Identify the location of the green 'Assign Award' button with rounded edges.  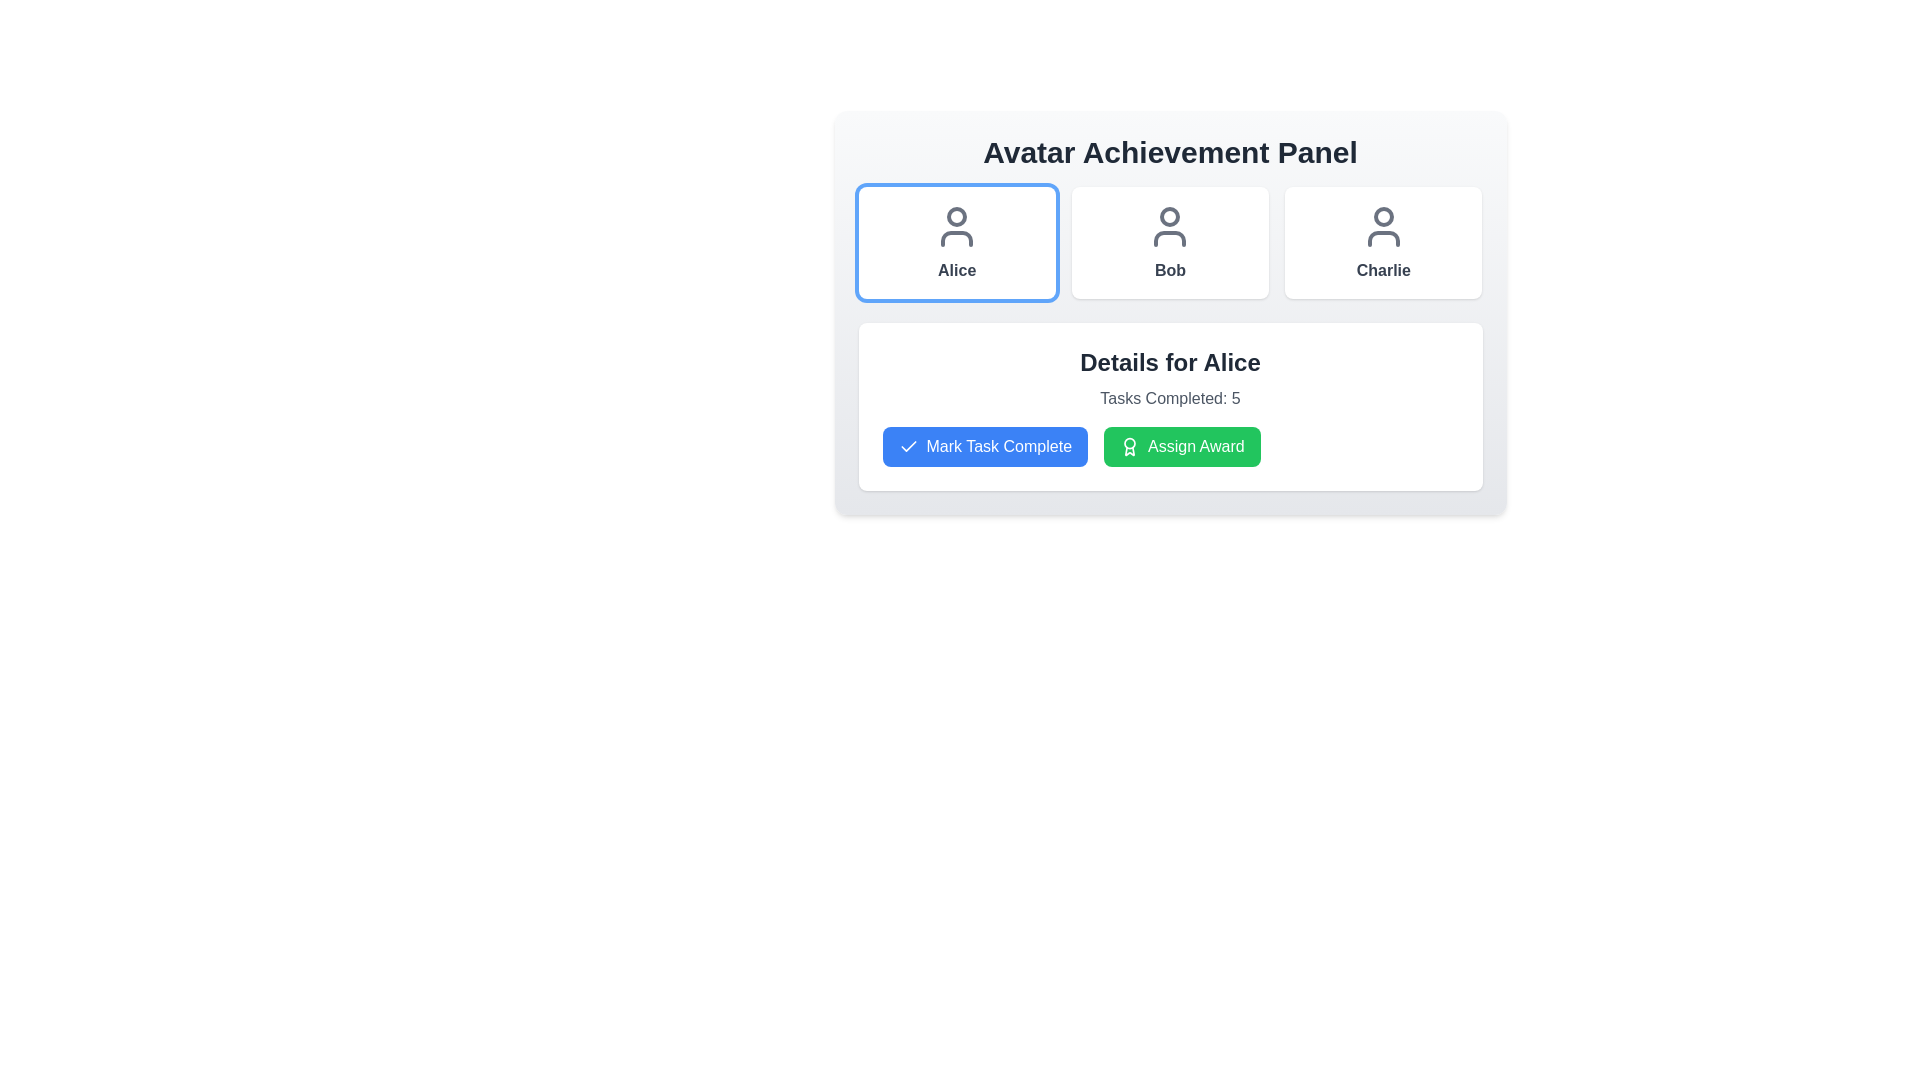
(1182, 446).